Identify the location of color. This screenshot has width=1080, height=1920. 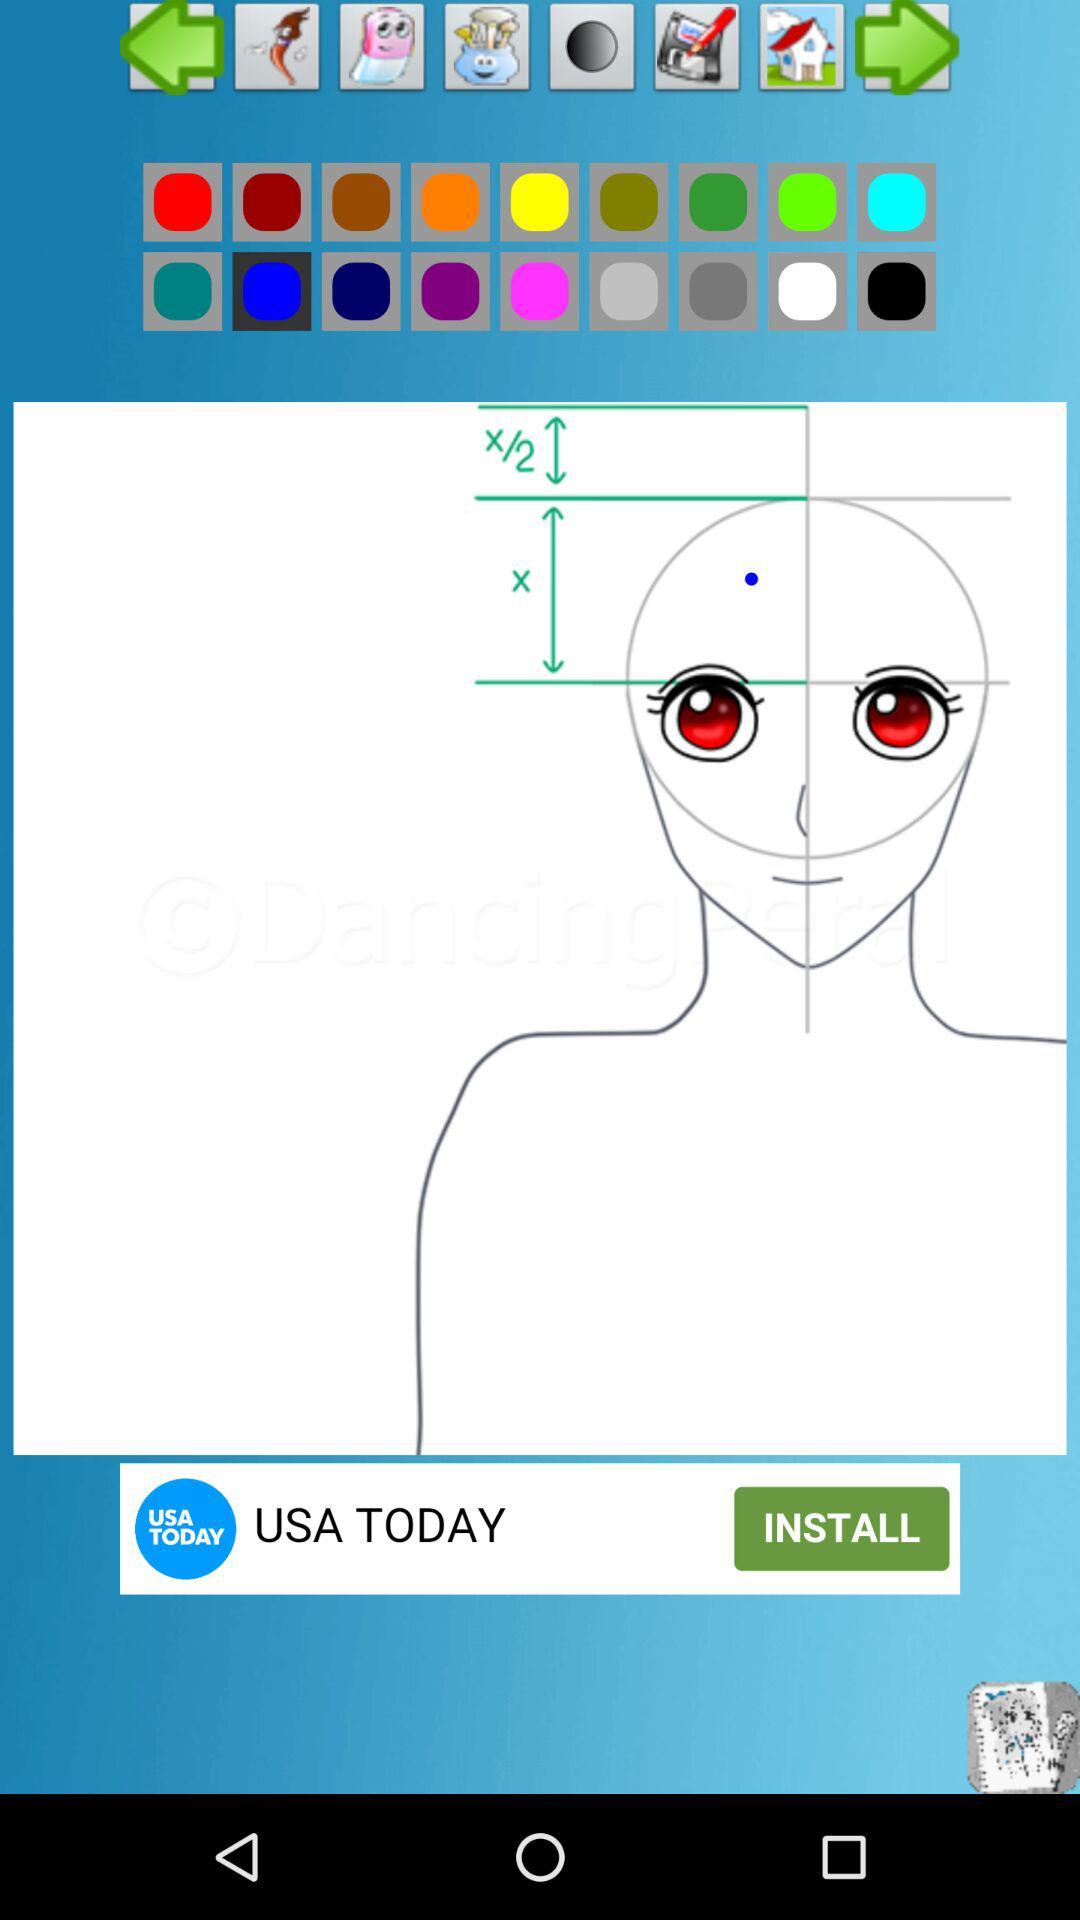
(717, 290).